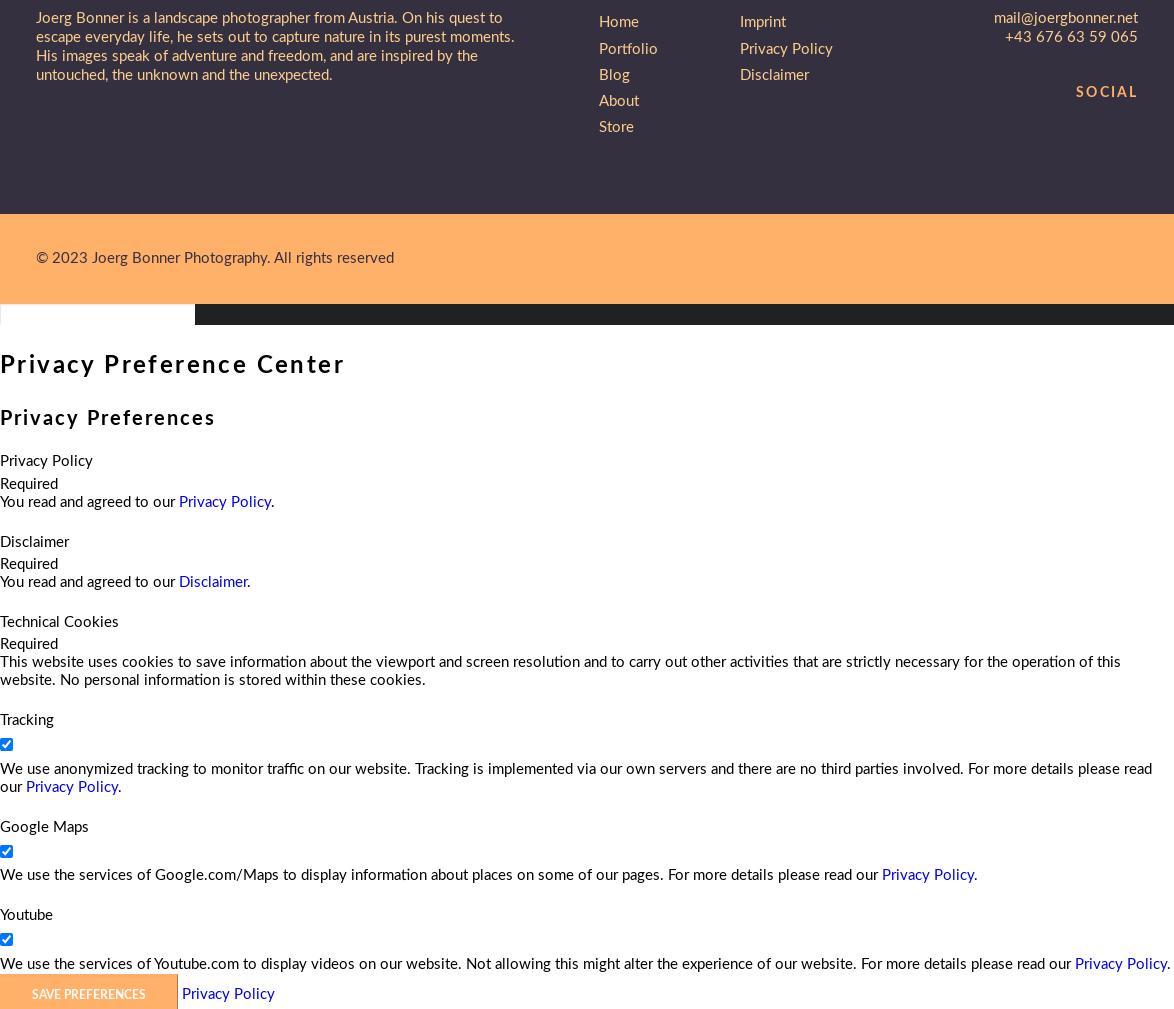 The image size is (1174, 1009). What do you see at coordinates (59, 621) in the screenshot?
I see `'Technical Cookies'` at bounding box center [59, 621].